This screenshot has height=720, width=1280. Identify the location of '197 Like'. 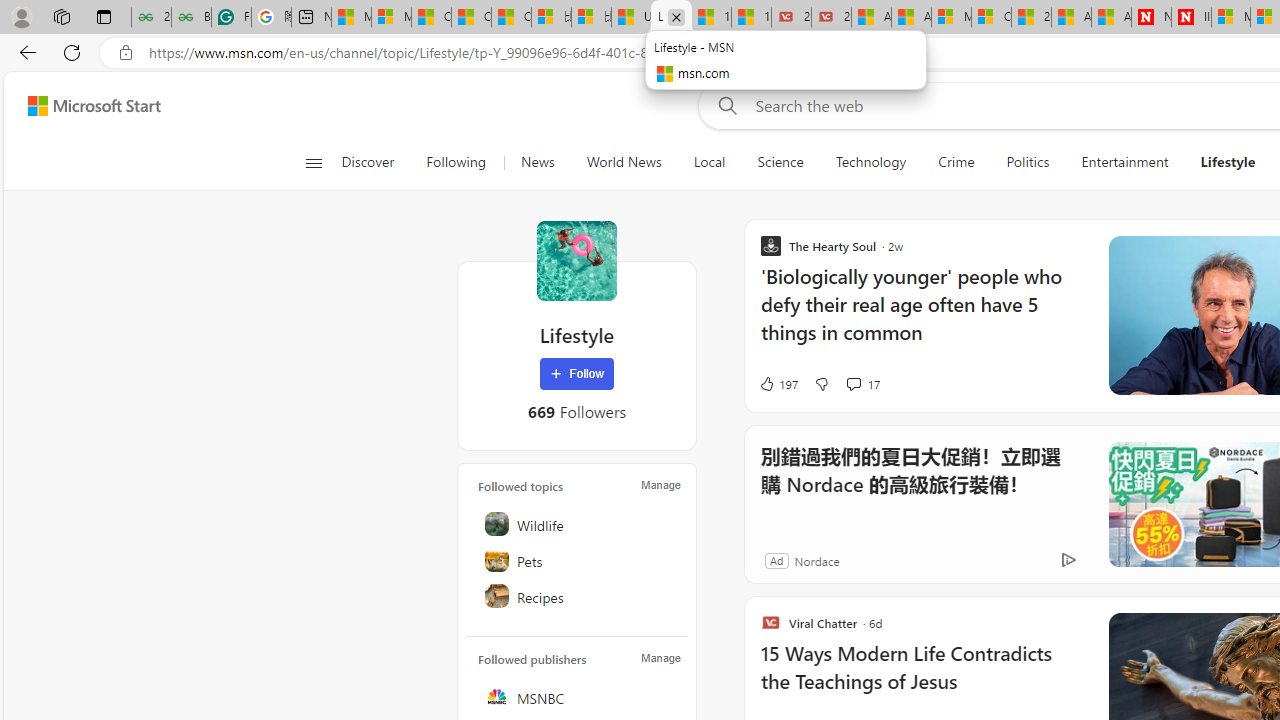
(777, 384).